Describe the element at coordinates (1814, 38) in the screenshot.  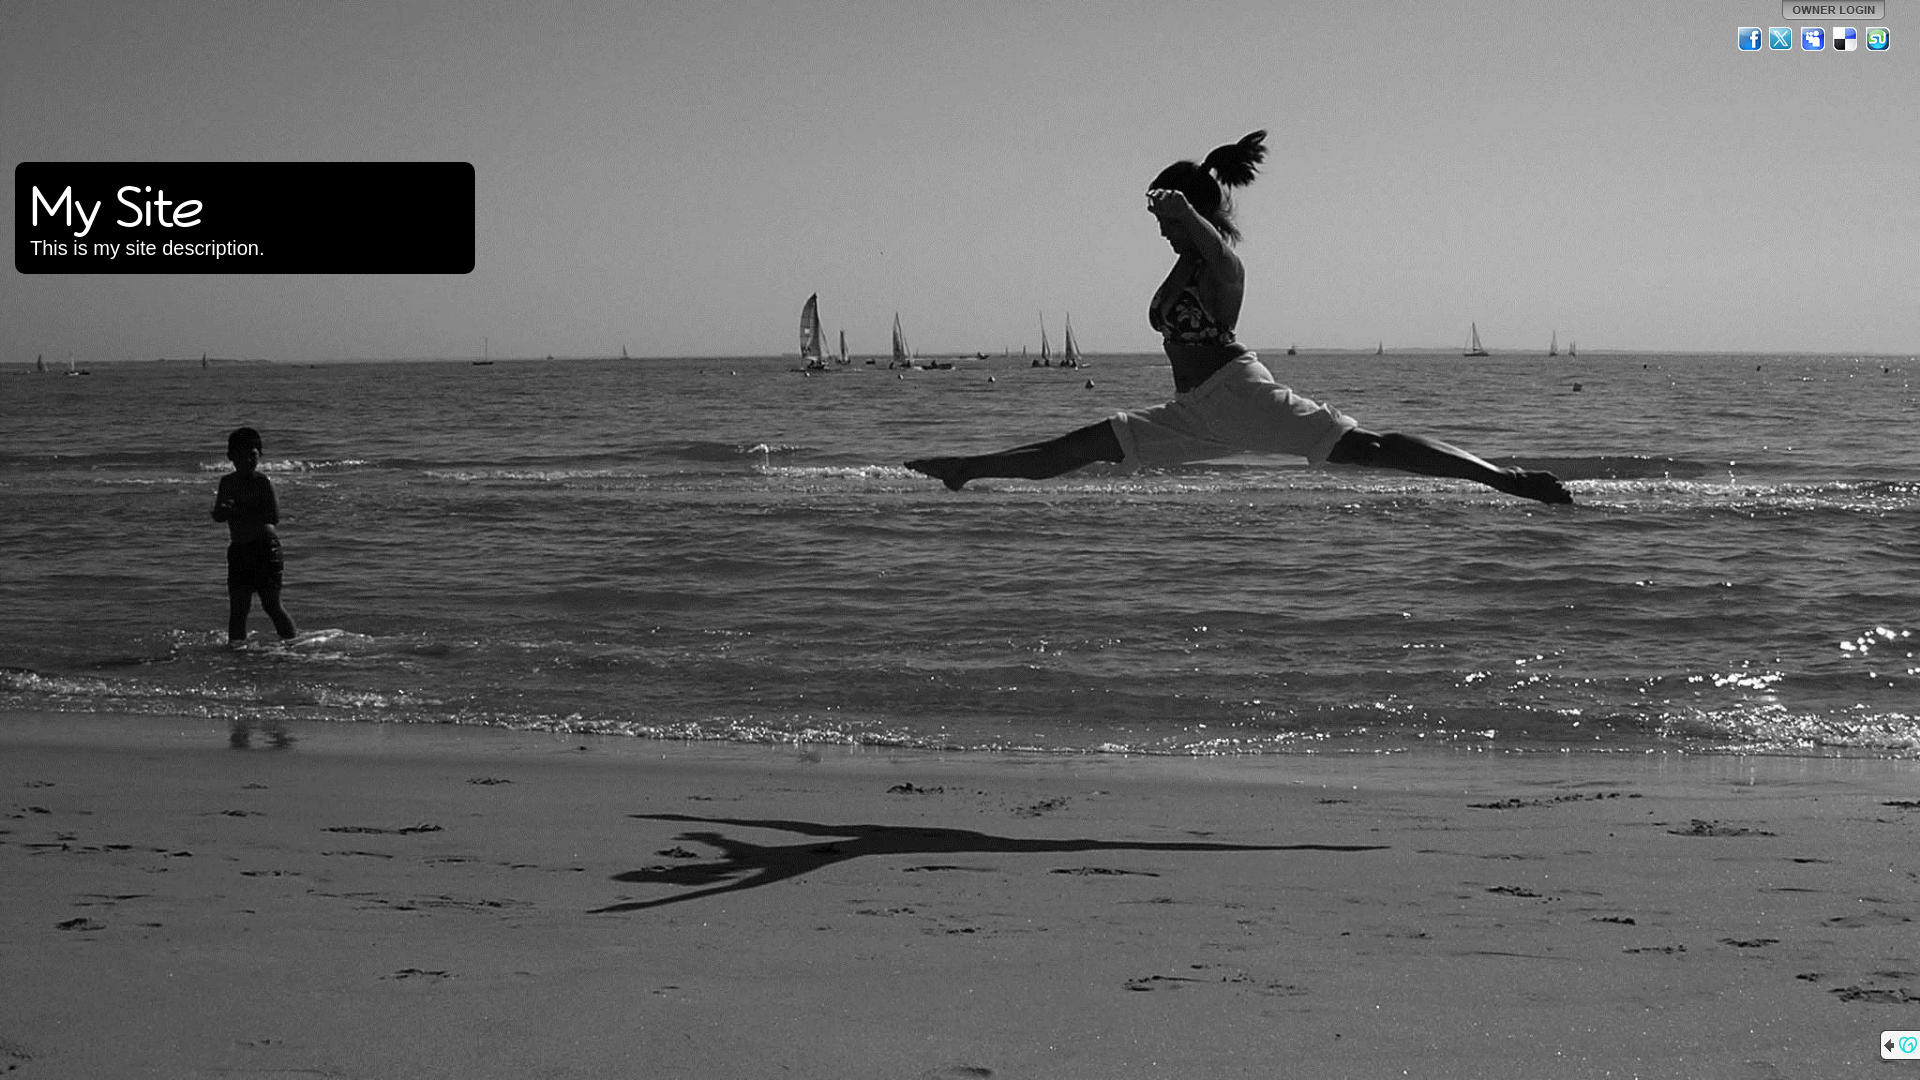
I see `'MySpace'` at that location.